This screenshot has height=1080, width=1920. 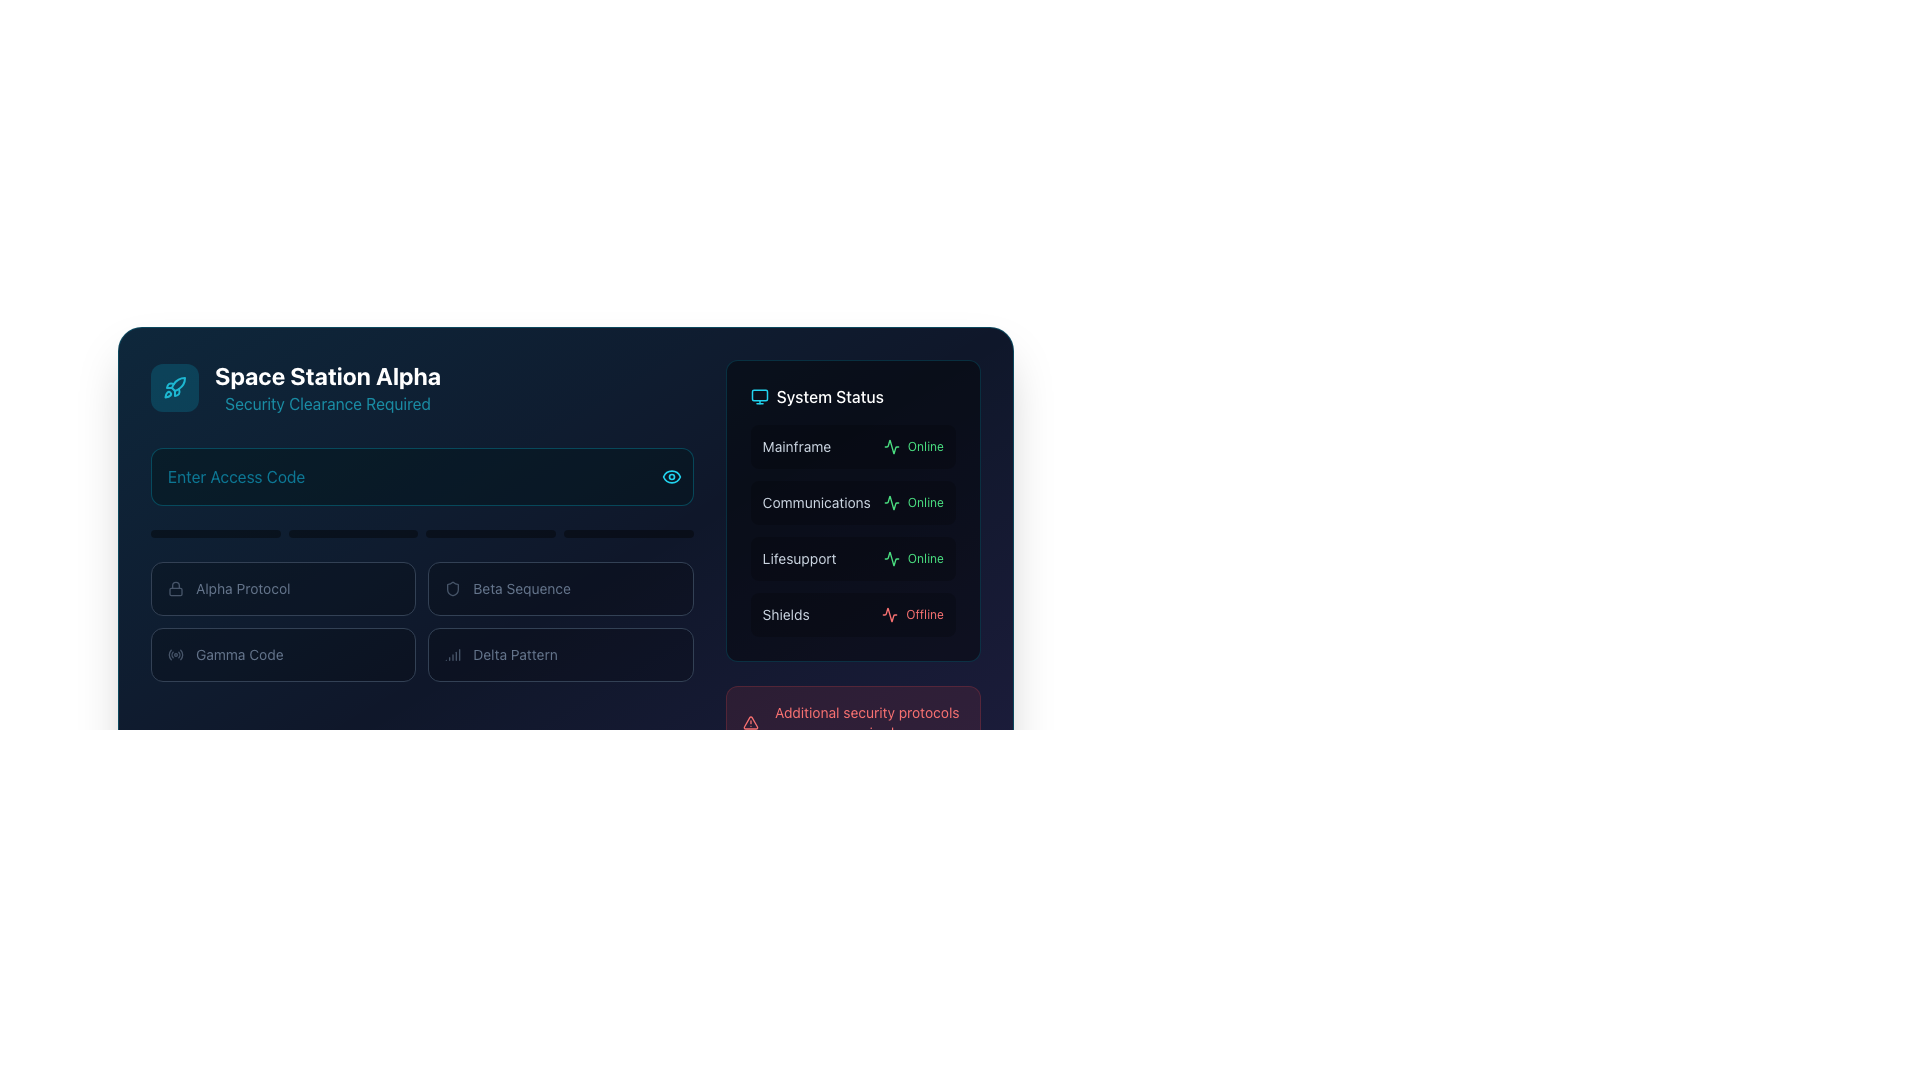 What do you see at coordinates (282, 588) in the screenshot?
I see `the button in the top-left section of the grid that is related to the 'Alpha Protocol' functionality to get more details` at bounding box center [282, 588].